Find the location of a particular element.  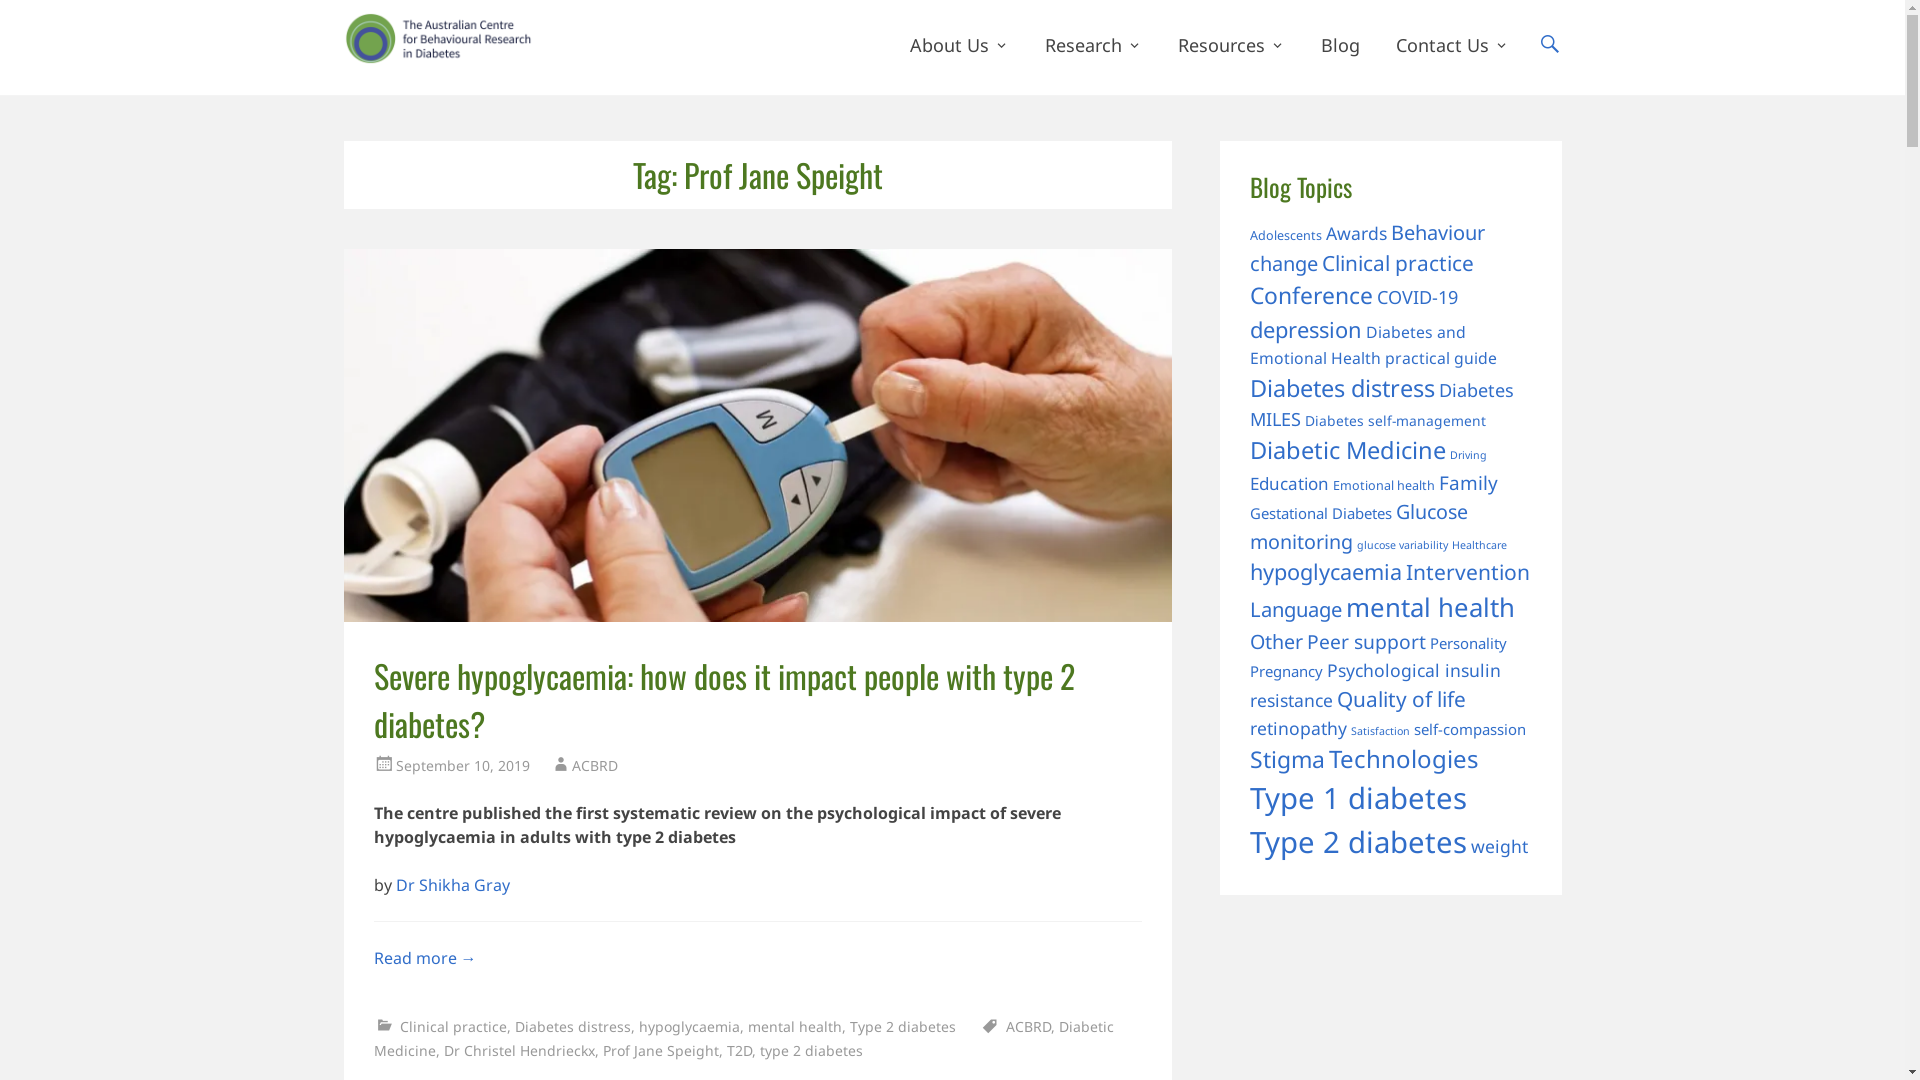

'Awards' is located at coordinates (1356, 231).